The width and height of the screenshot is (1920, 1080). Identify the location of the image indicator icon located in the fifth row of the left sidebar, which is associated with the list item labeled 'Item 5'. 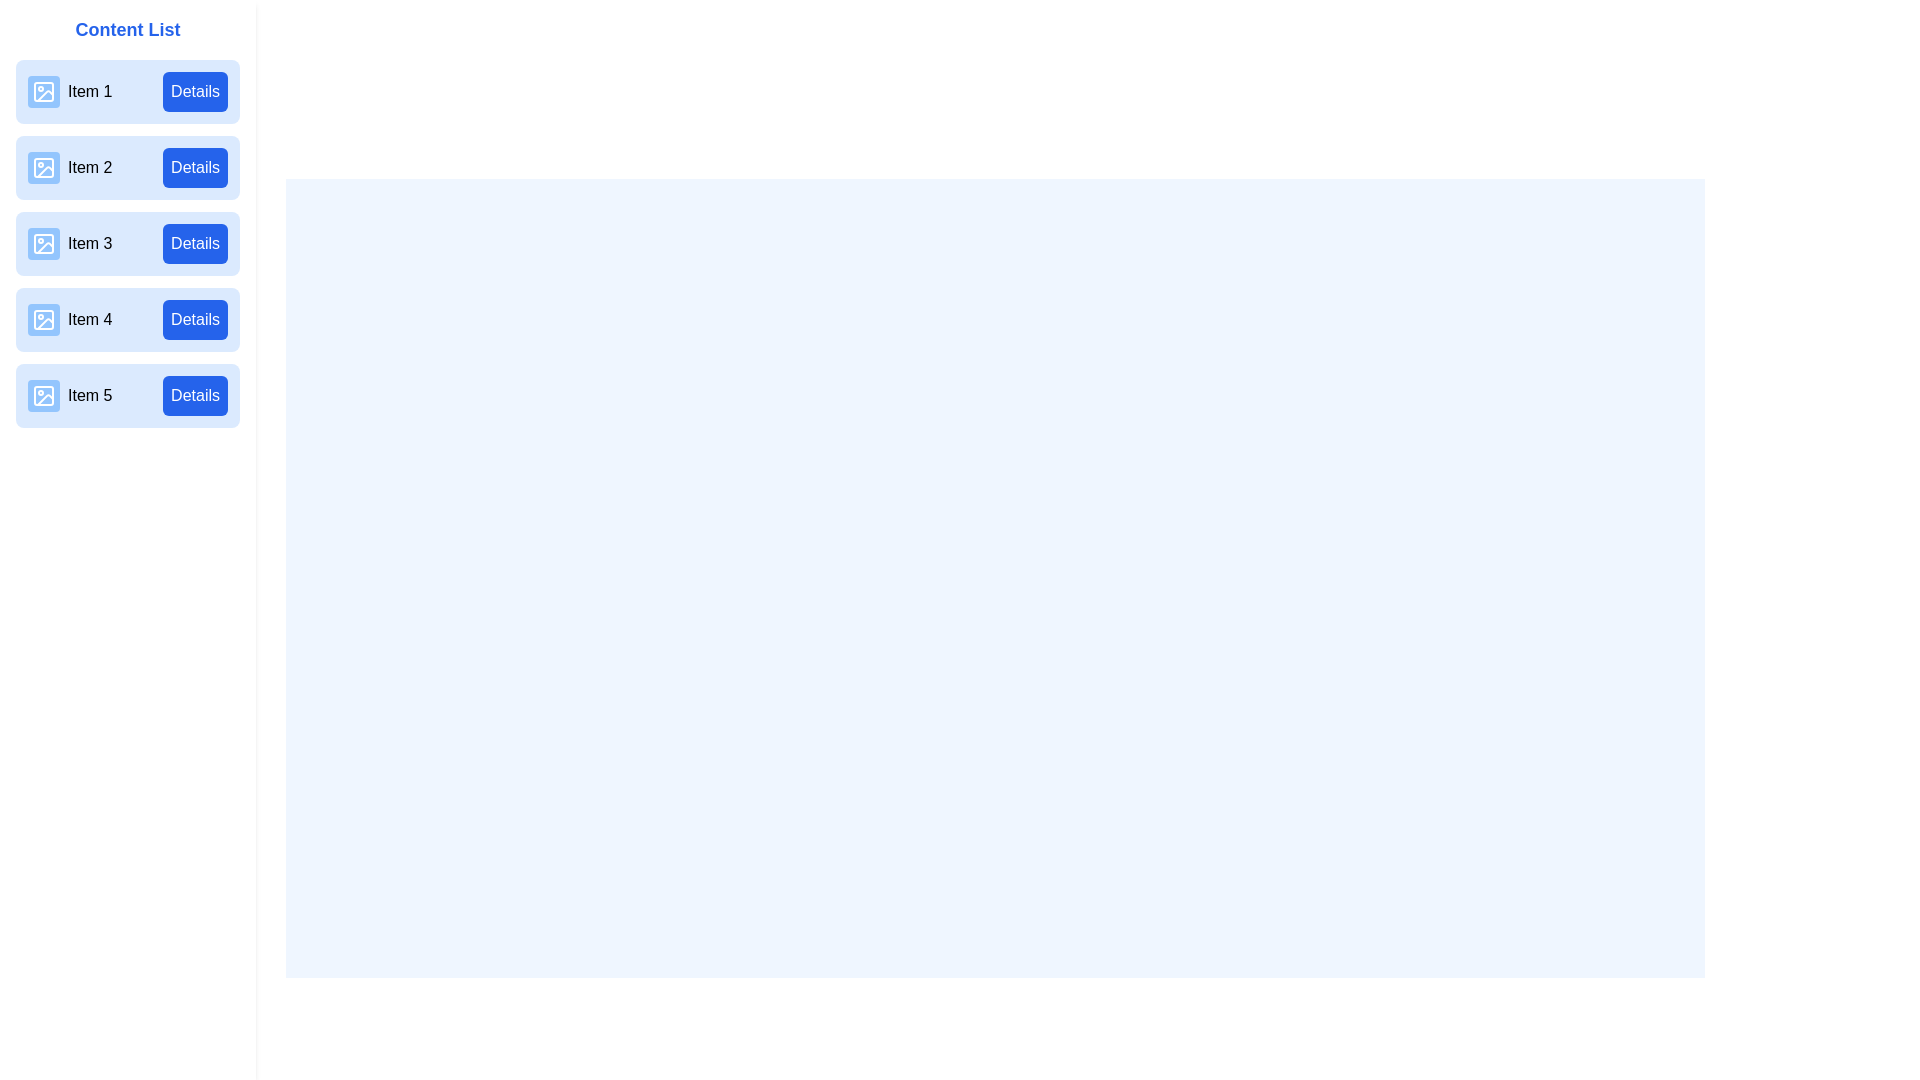
(43, 396).